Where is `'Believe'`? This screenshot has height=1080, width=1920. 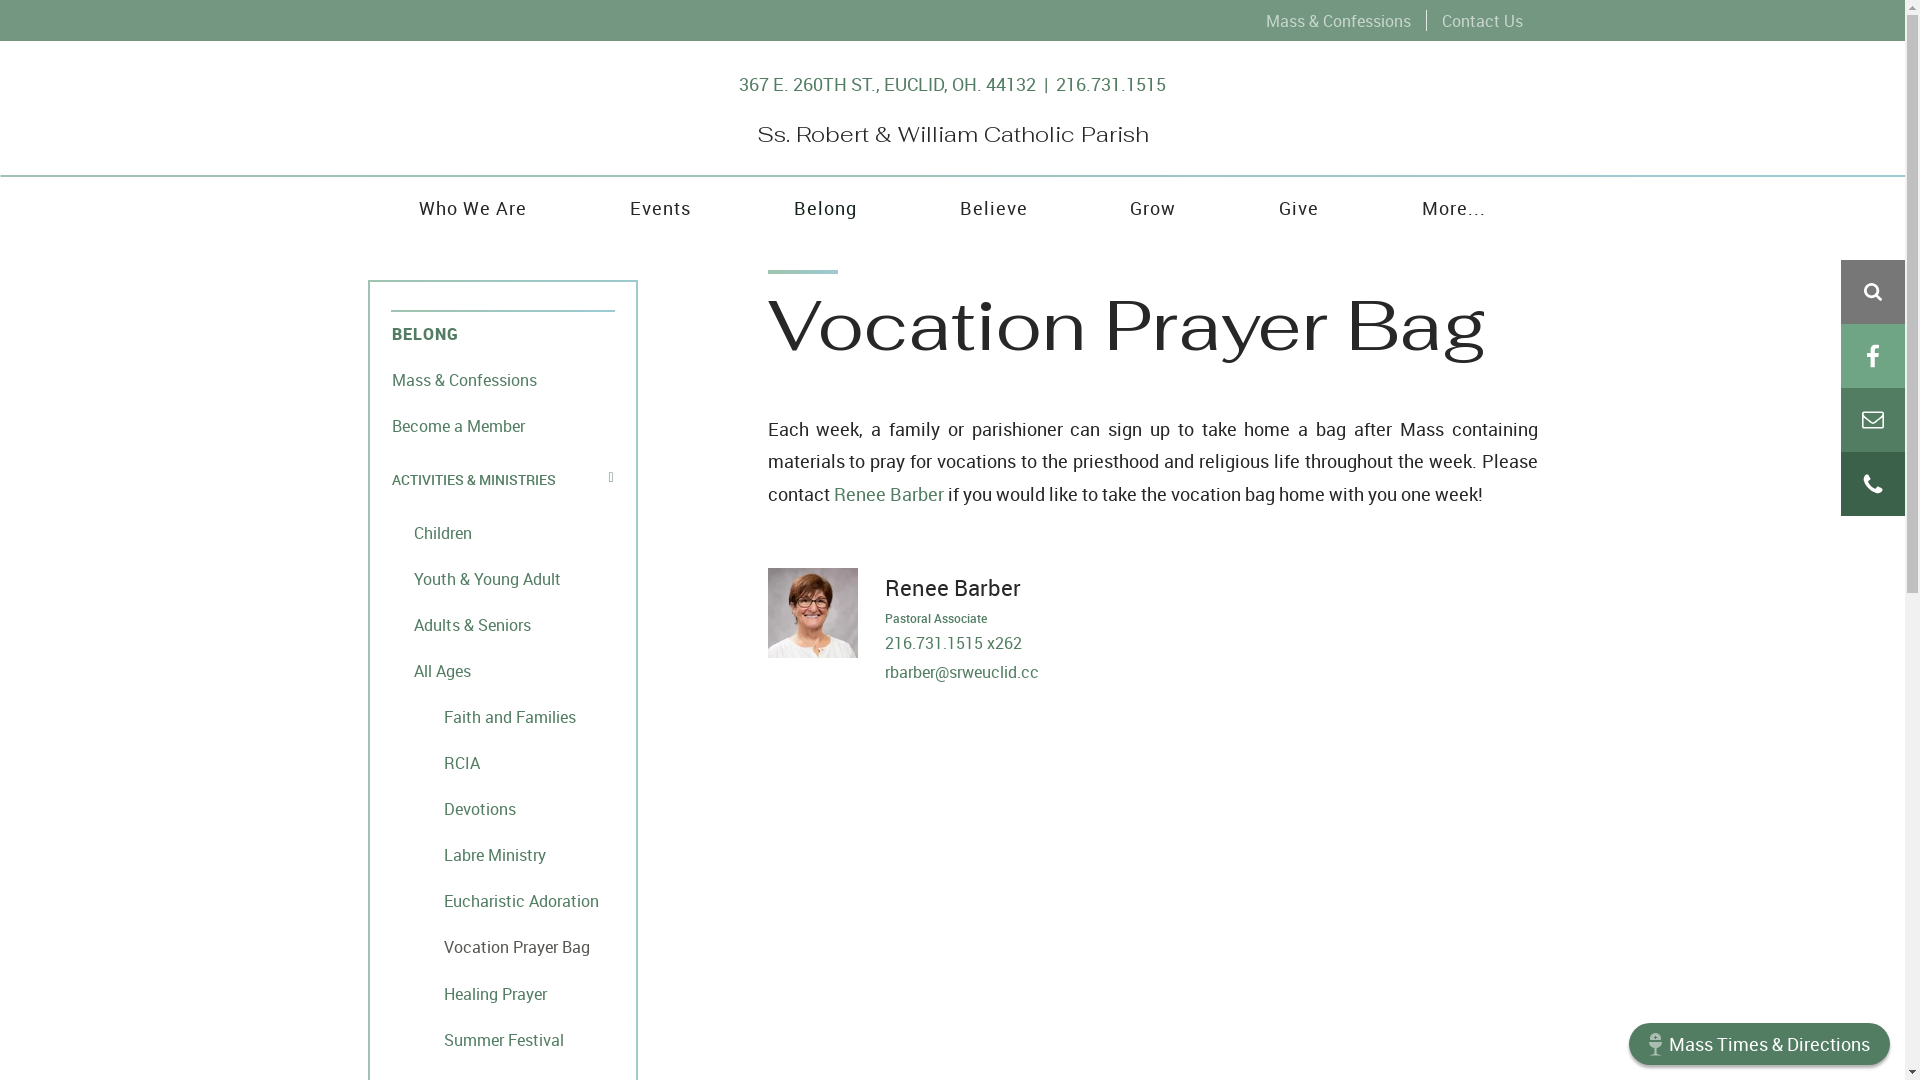
'Believe' is located at coordinates (993, 207).